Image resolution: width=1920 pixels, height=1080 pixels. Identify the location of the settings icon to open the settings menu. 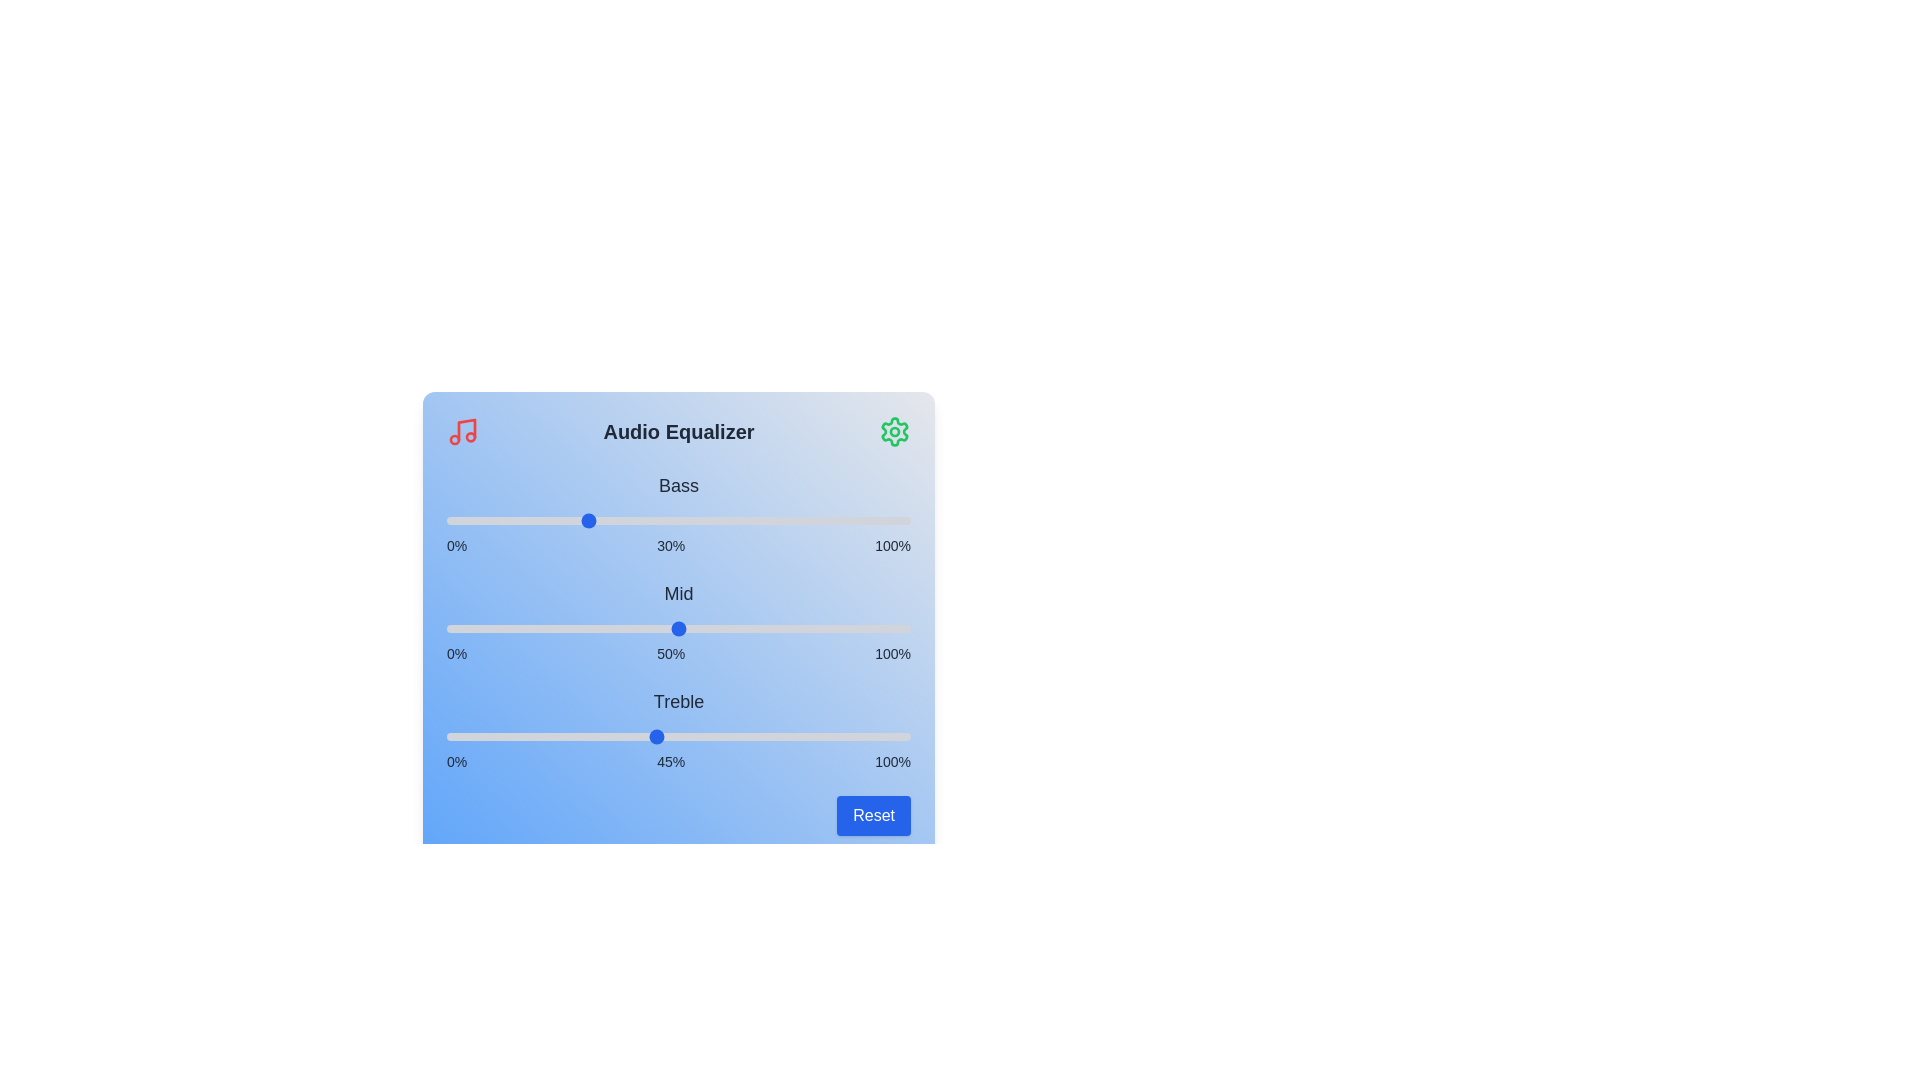
(893, 431).